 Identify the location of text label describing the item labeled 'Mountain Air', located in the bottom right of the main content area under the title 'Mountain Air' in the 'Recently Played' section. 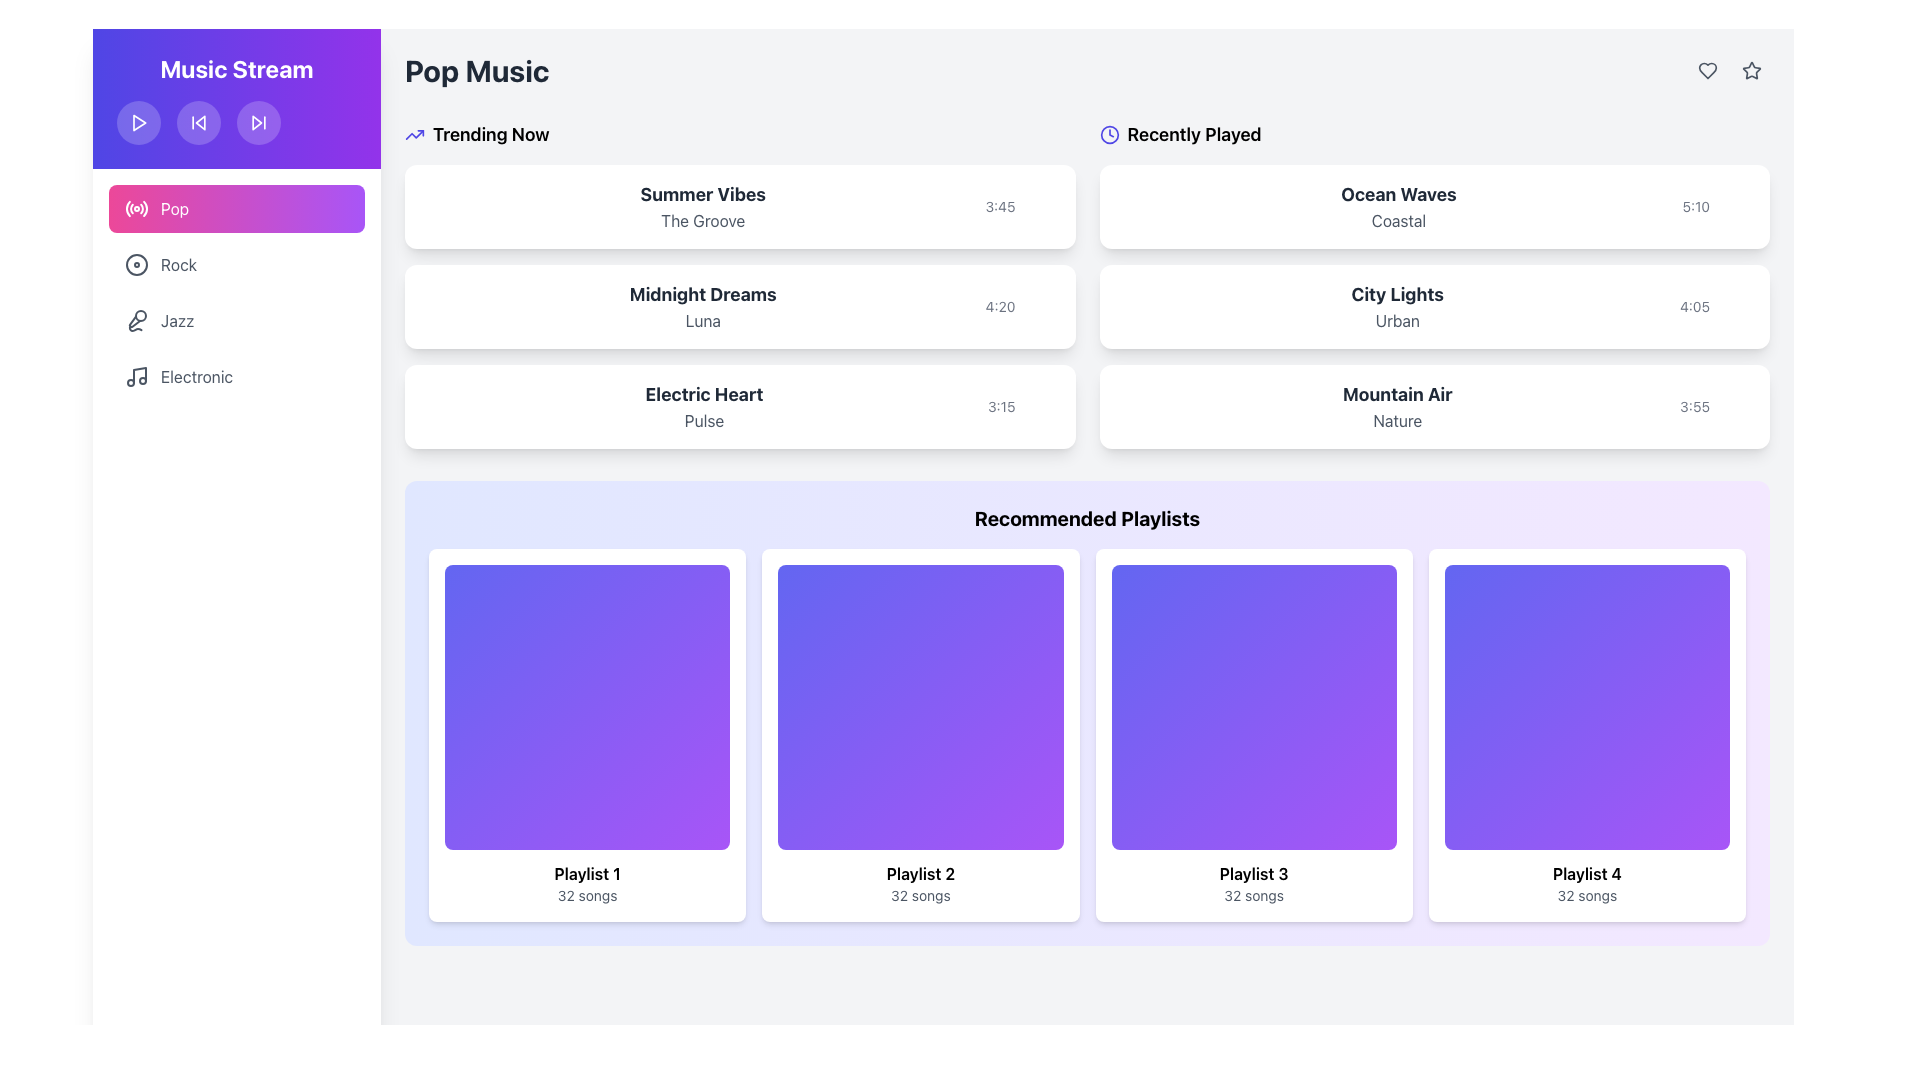
(1396, 419).